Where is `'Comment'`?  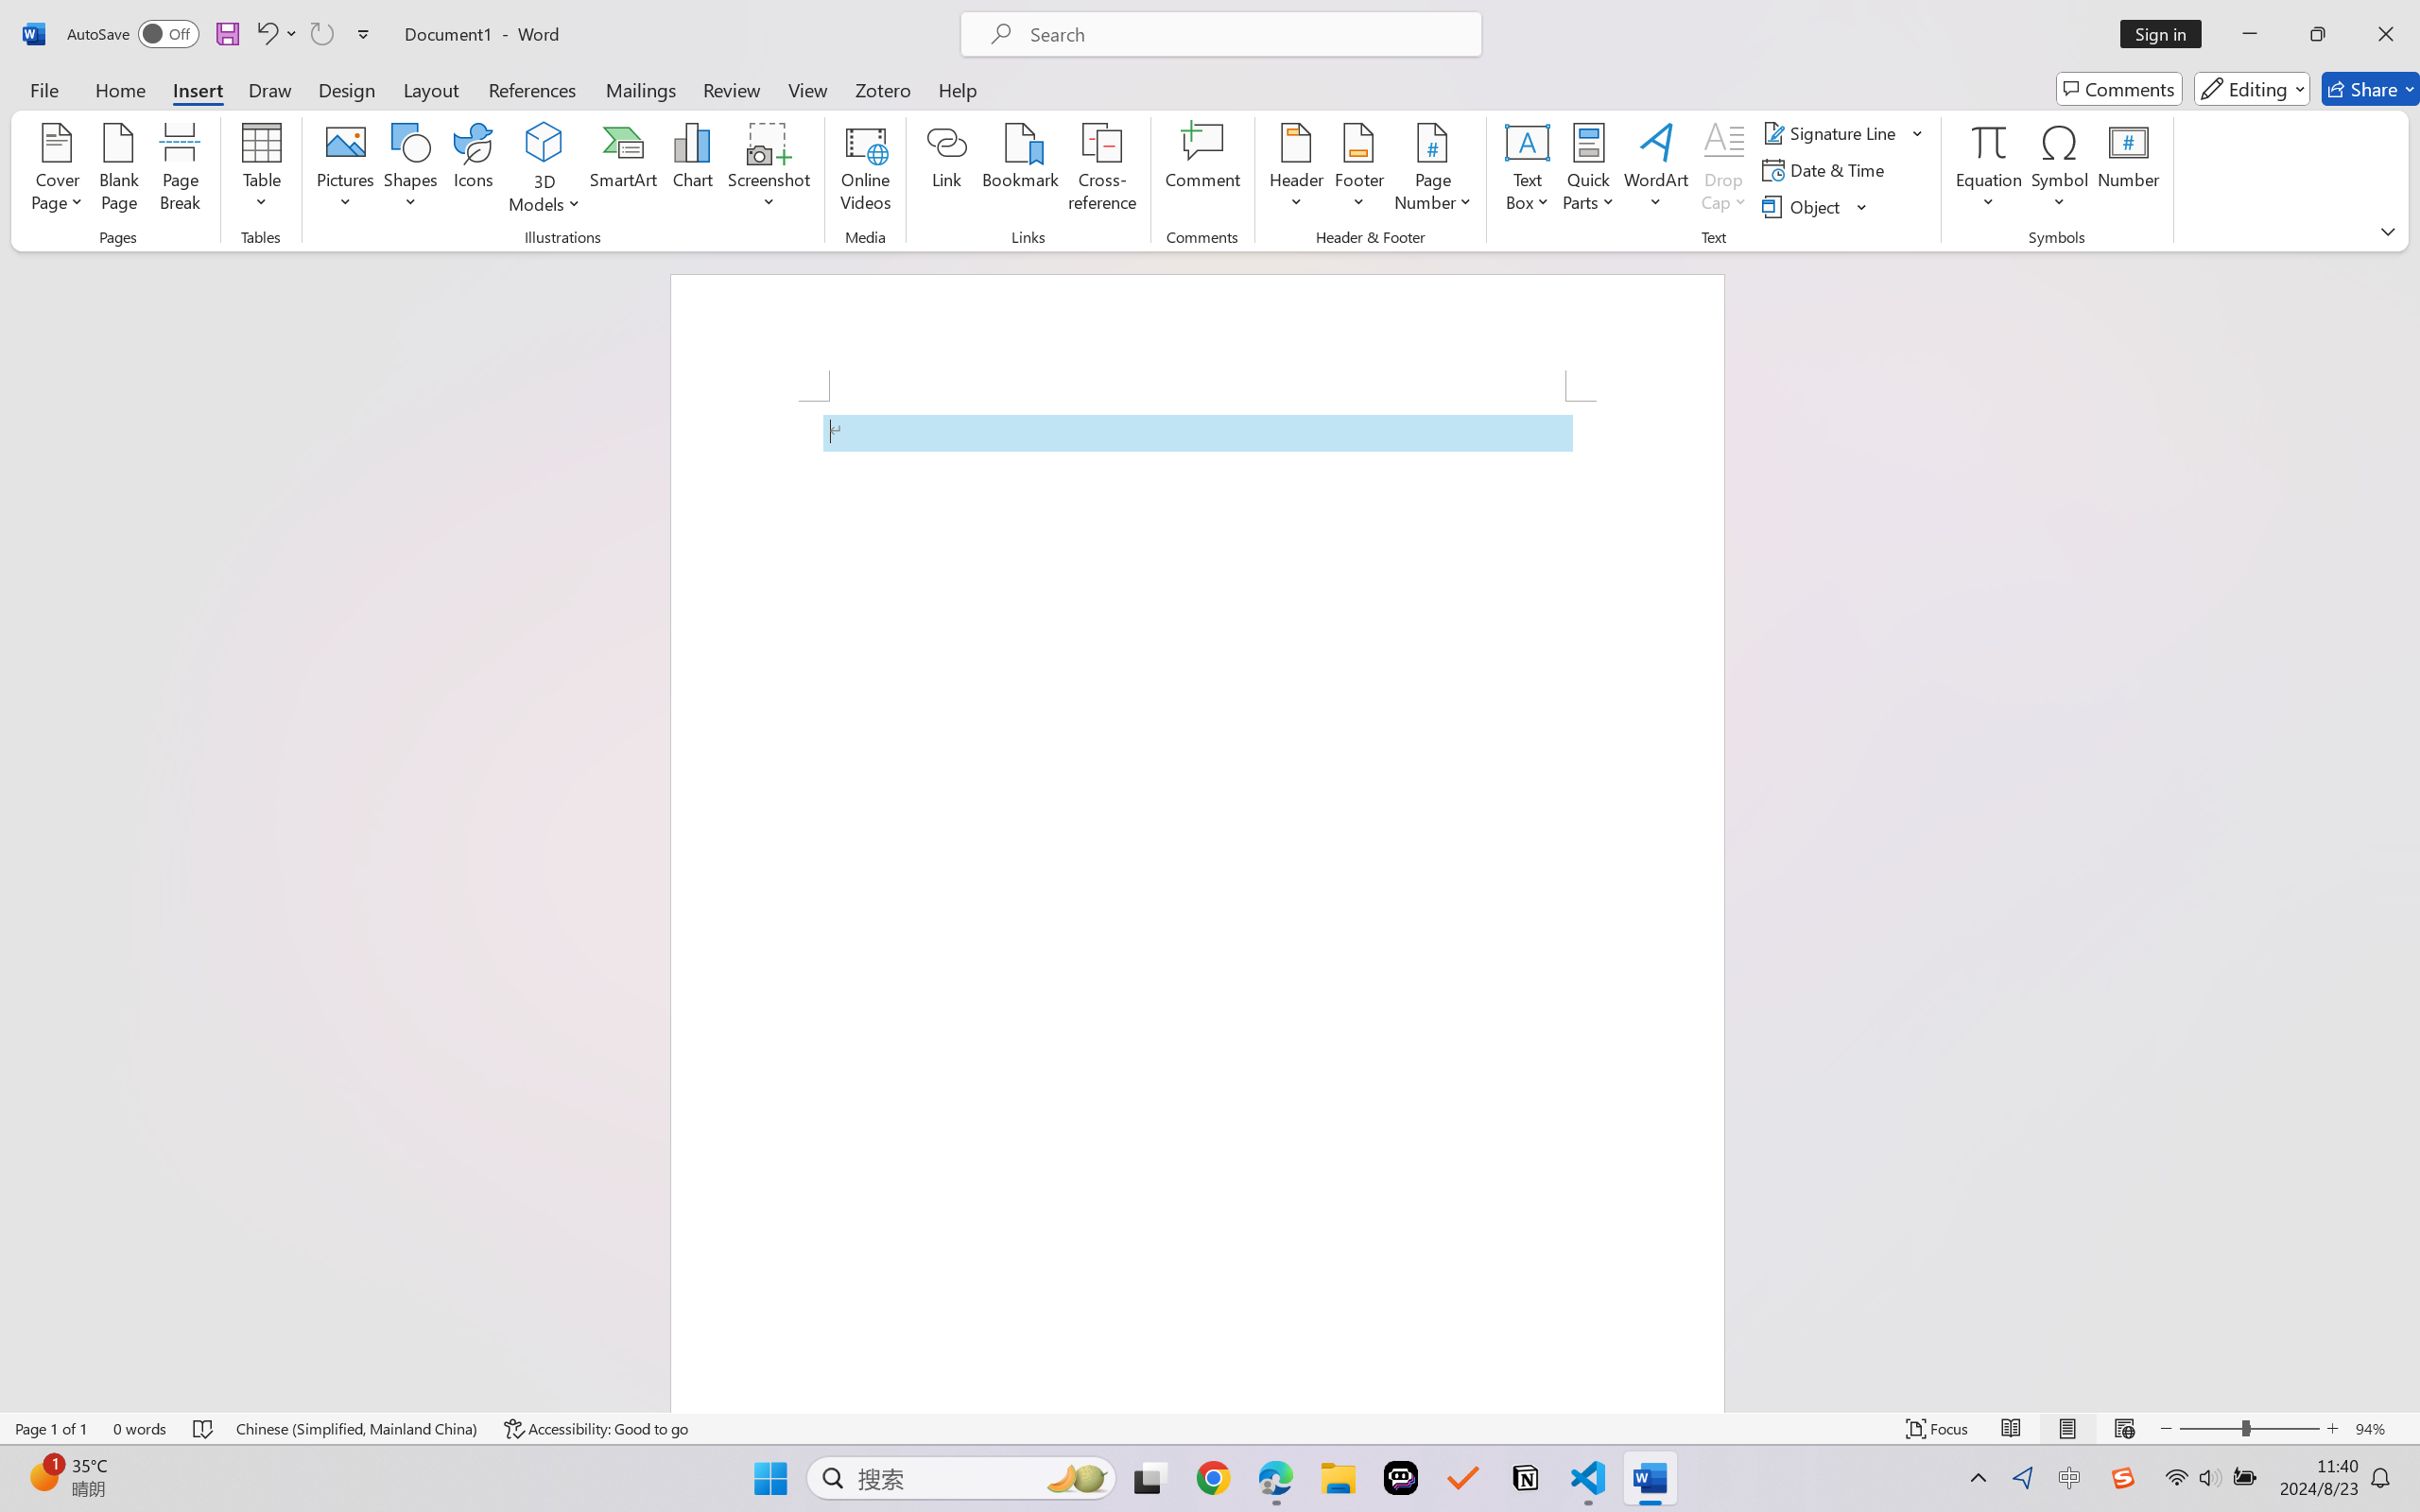
'Comment' is located at coordinates (1202, 170).